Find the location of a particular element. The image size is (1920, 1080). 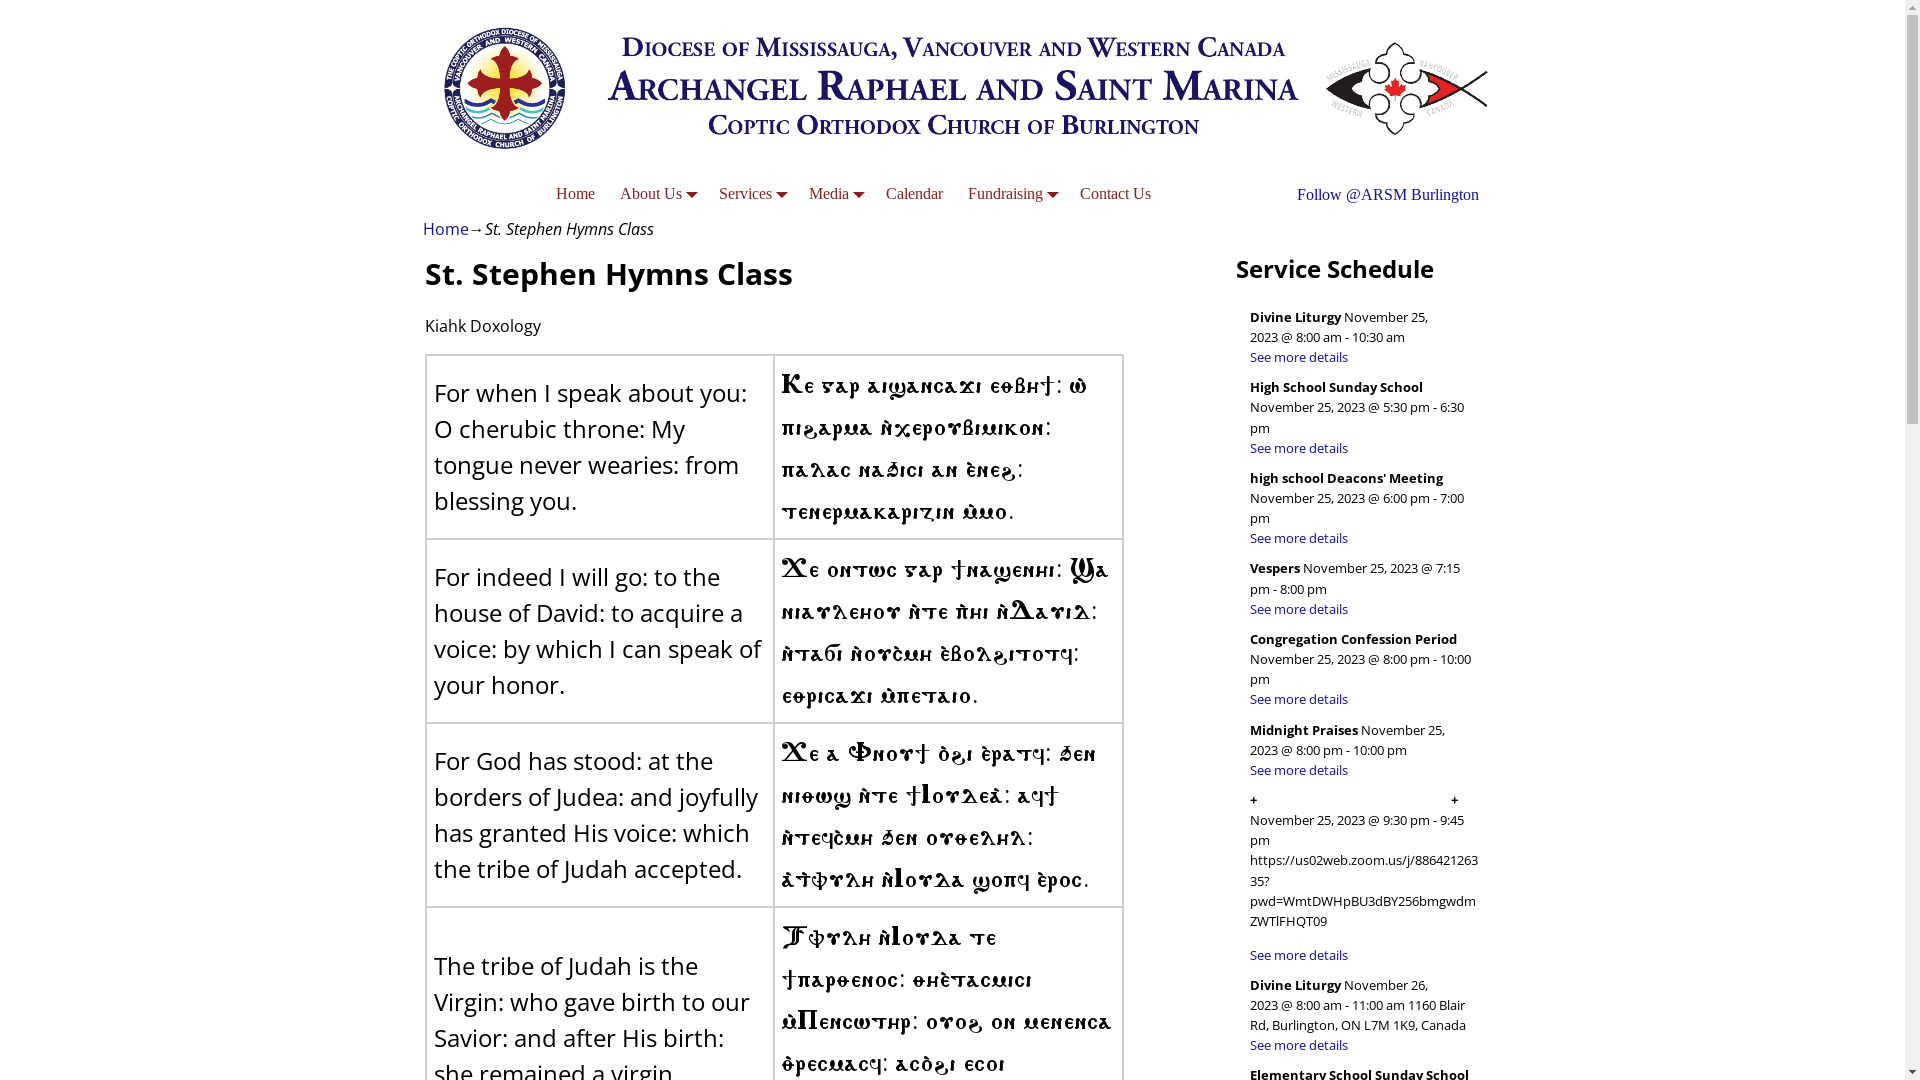

'Home' is located at coordinates (444, 227).